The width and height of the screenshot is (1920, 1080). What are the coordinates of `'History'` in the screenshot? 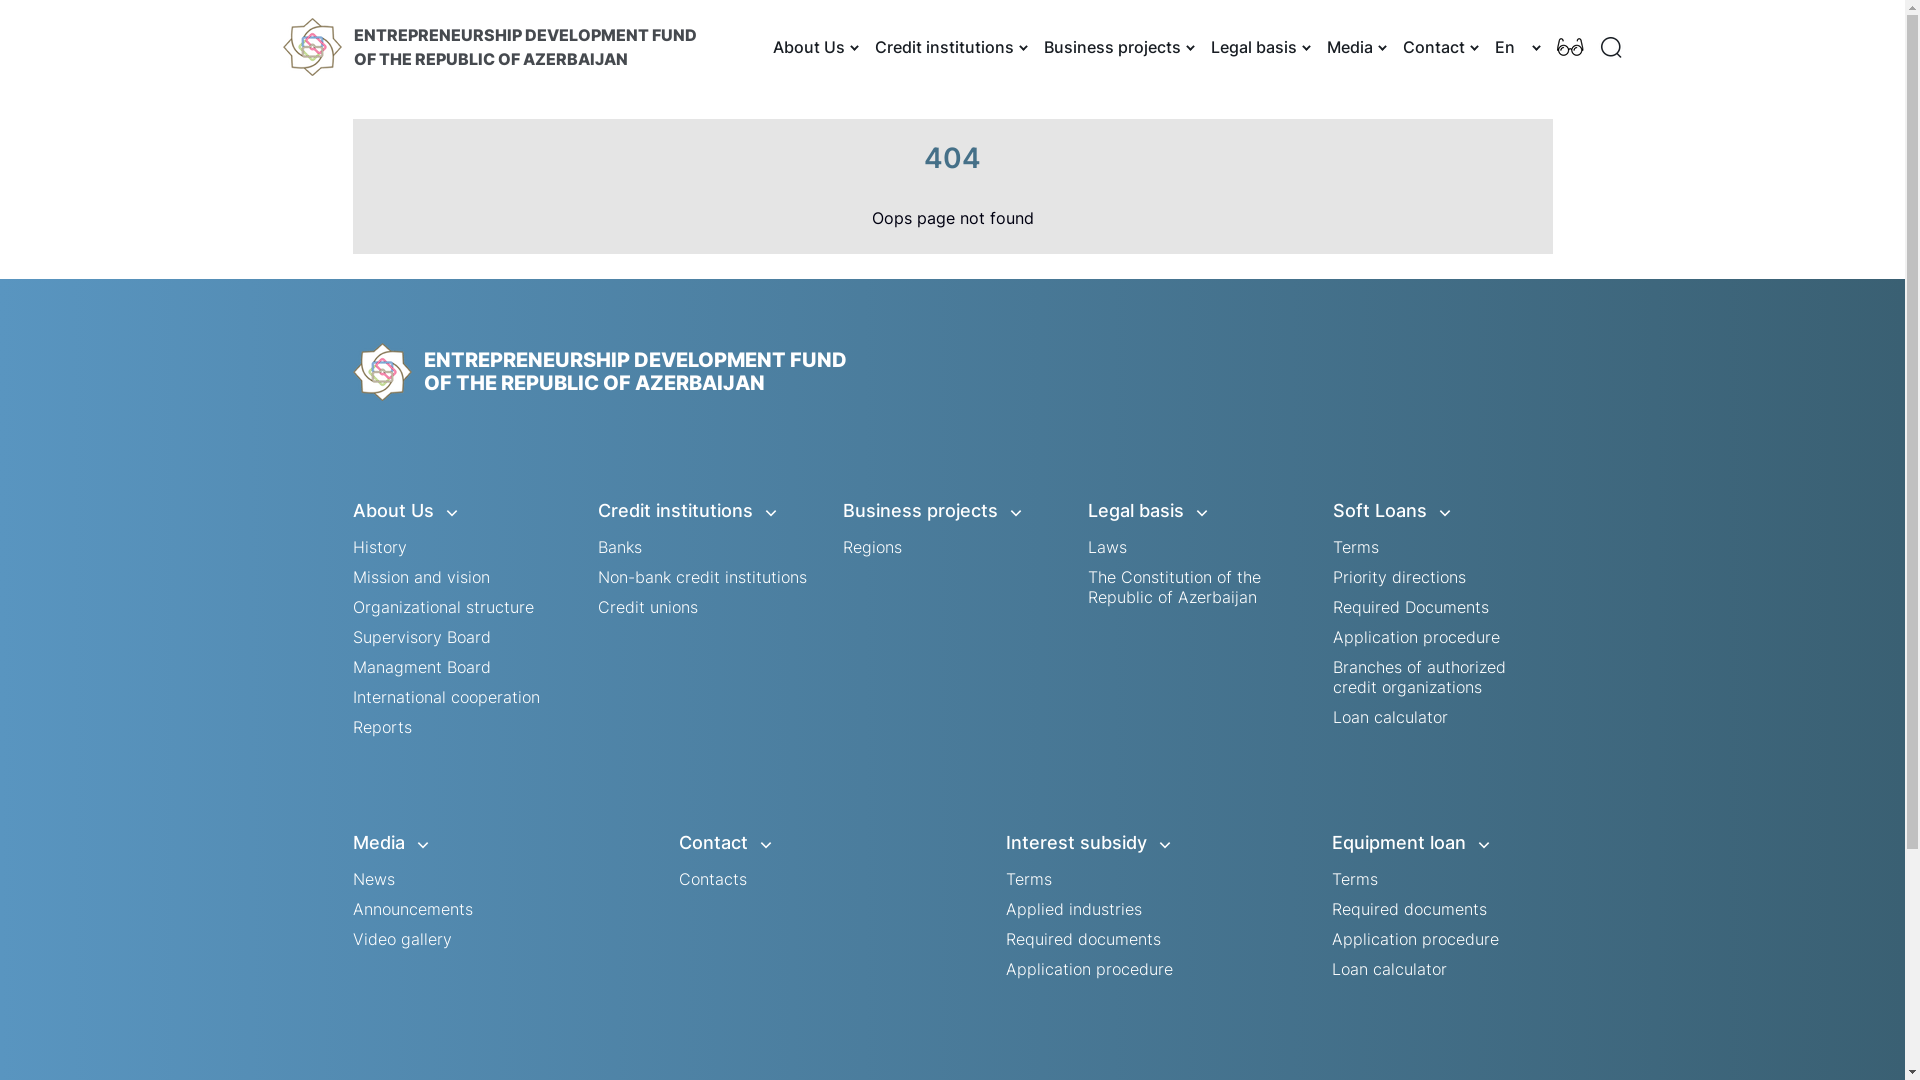 It's located at (379, 547).